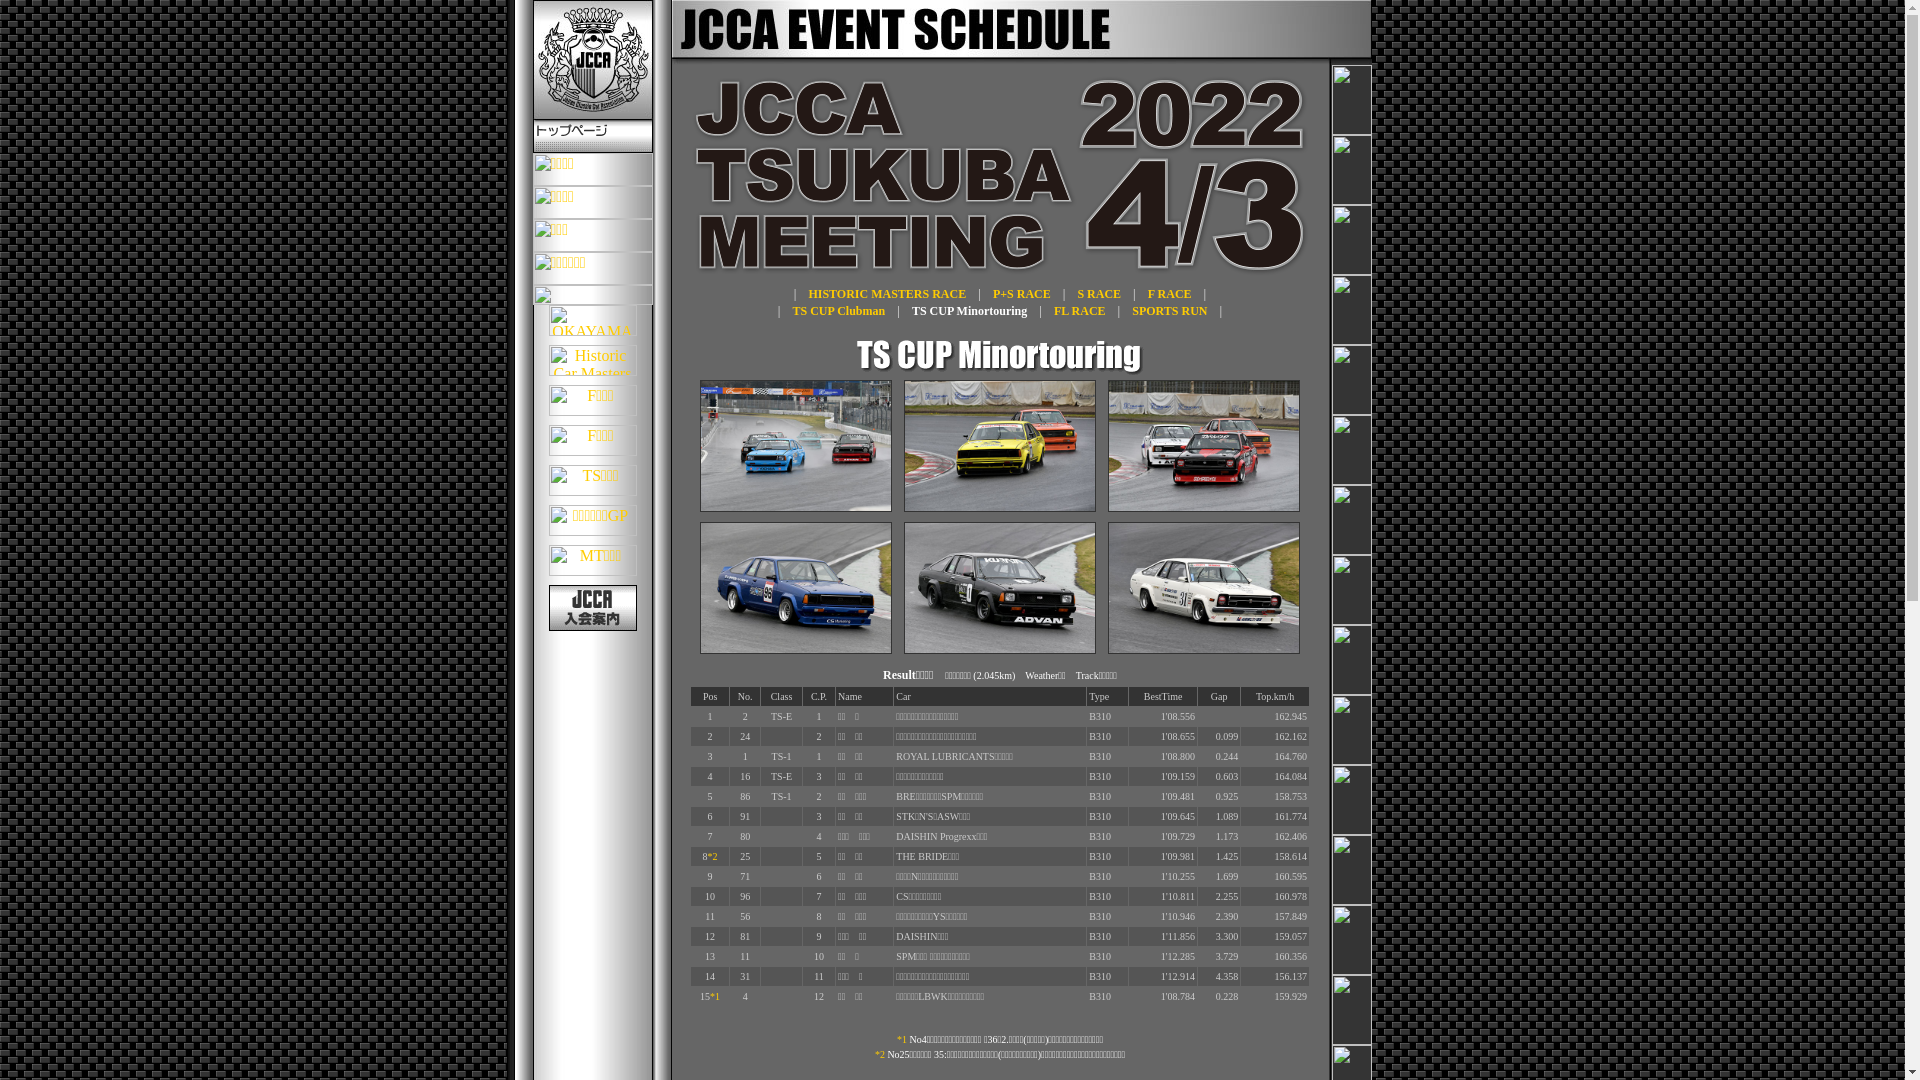  What do you see at coordinates (1170, 293) in the screenshot?
I see `'F RACE'` at bounding box center [1170, 293].